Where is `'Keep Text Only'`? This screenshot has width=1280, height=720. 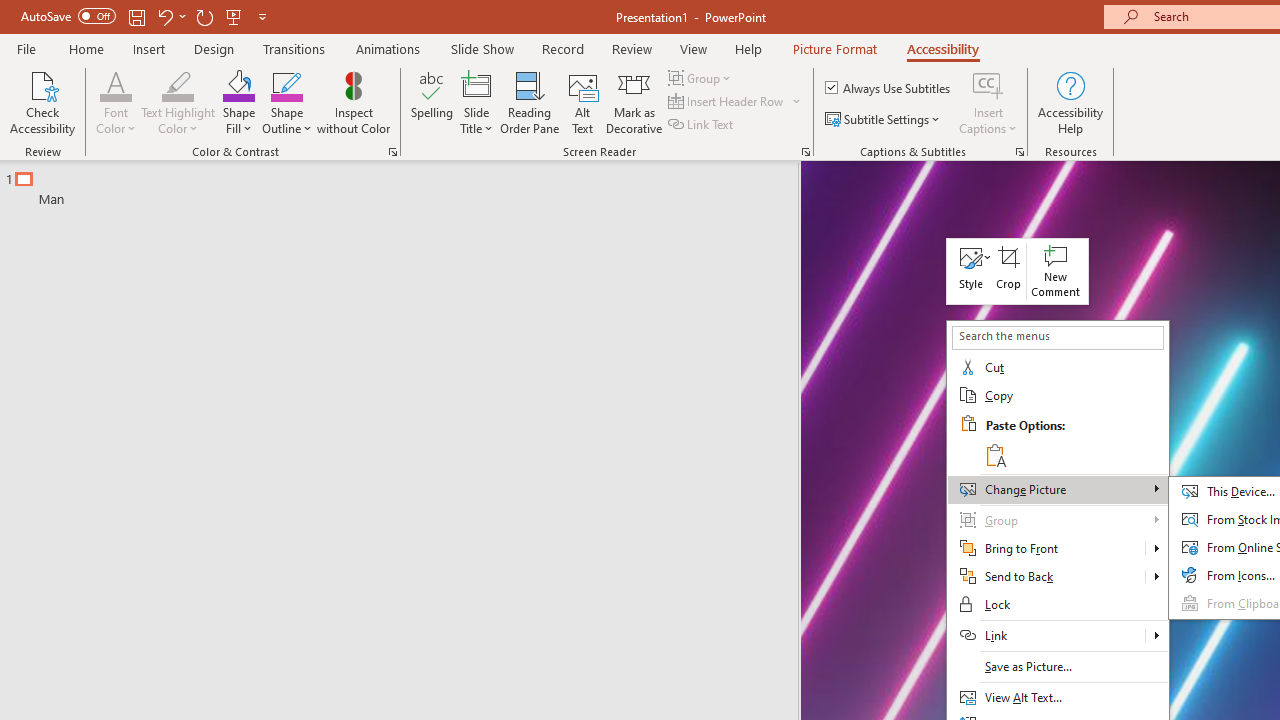 'Keep Text Only' is located at coordinates (995, 455).